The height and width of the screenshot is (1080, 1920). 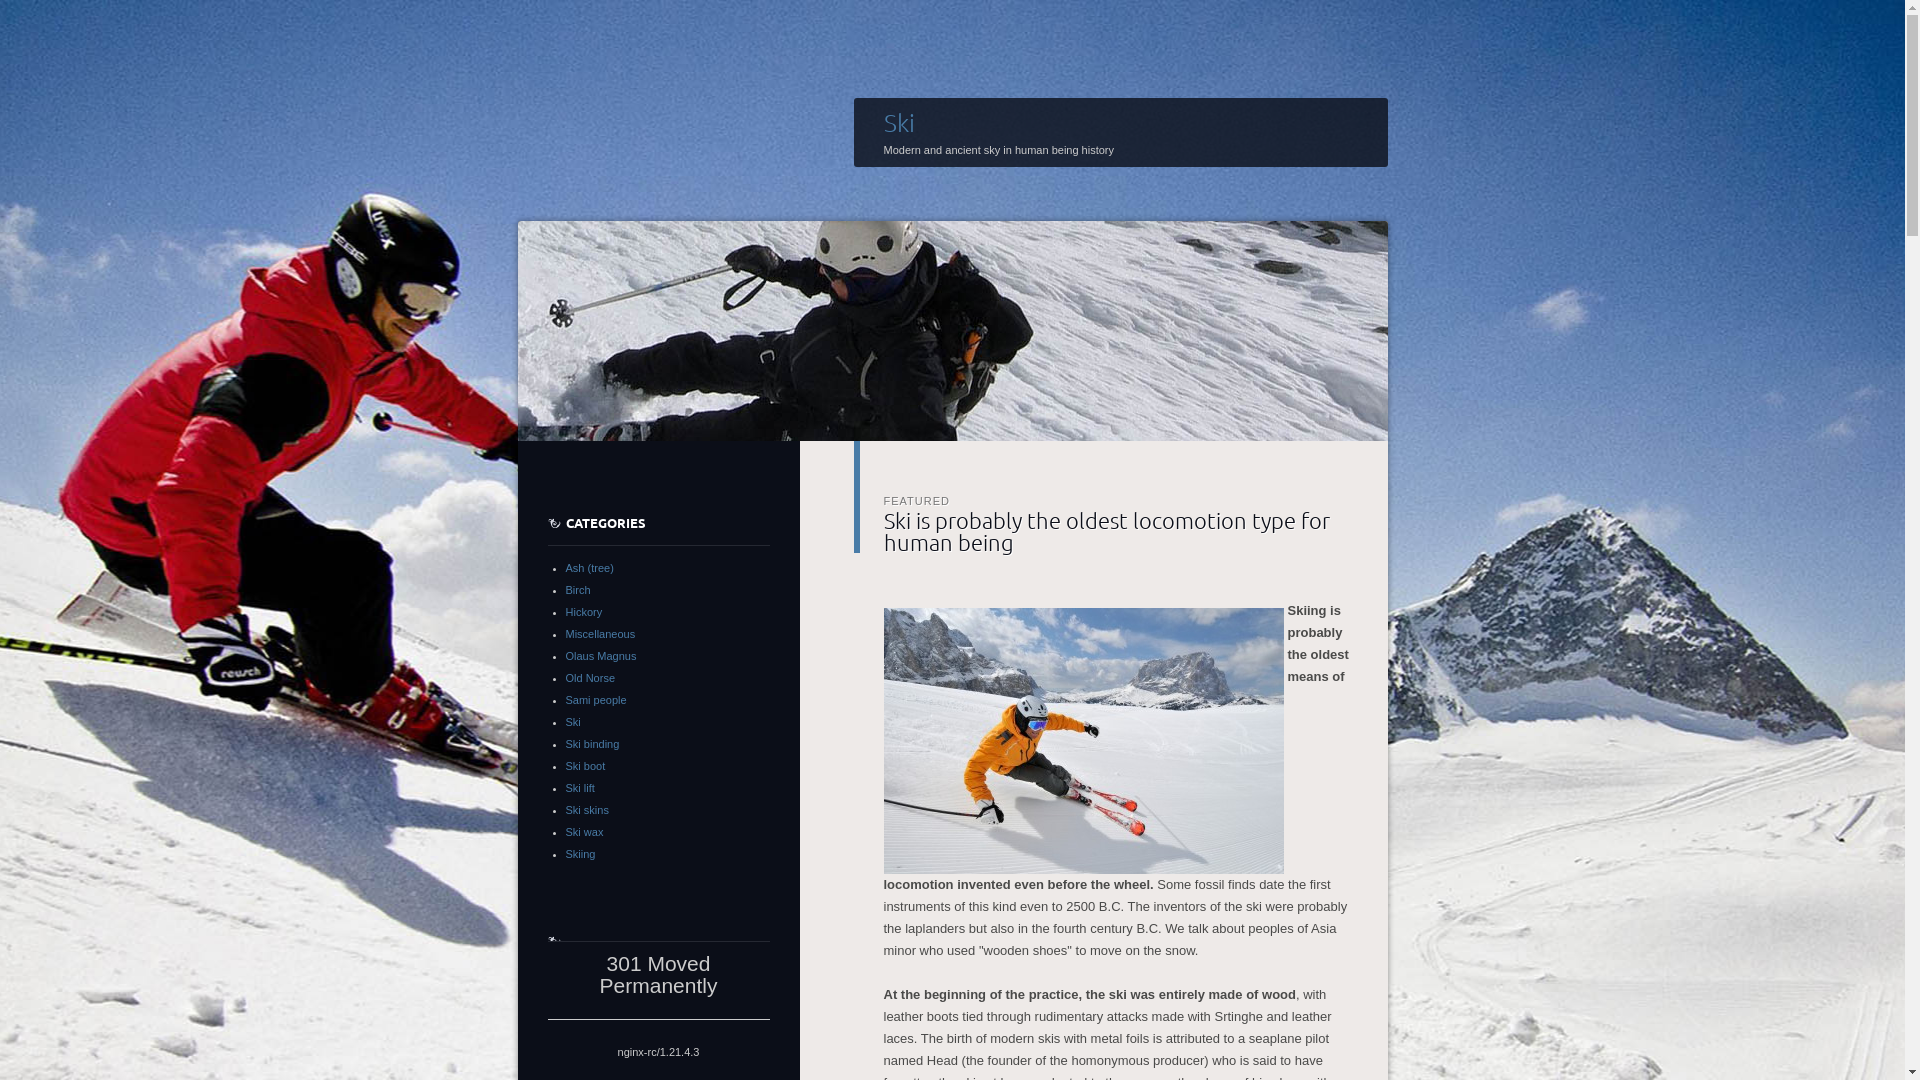 I want to click on 'Birch', so click(x=577, y=589).